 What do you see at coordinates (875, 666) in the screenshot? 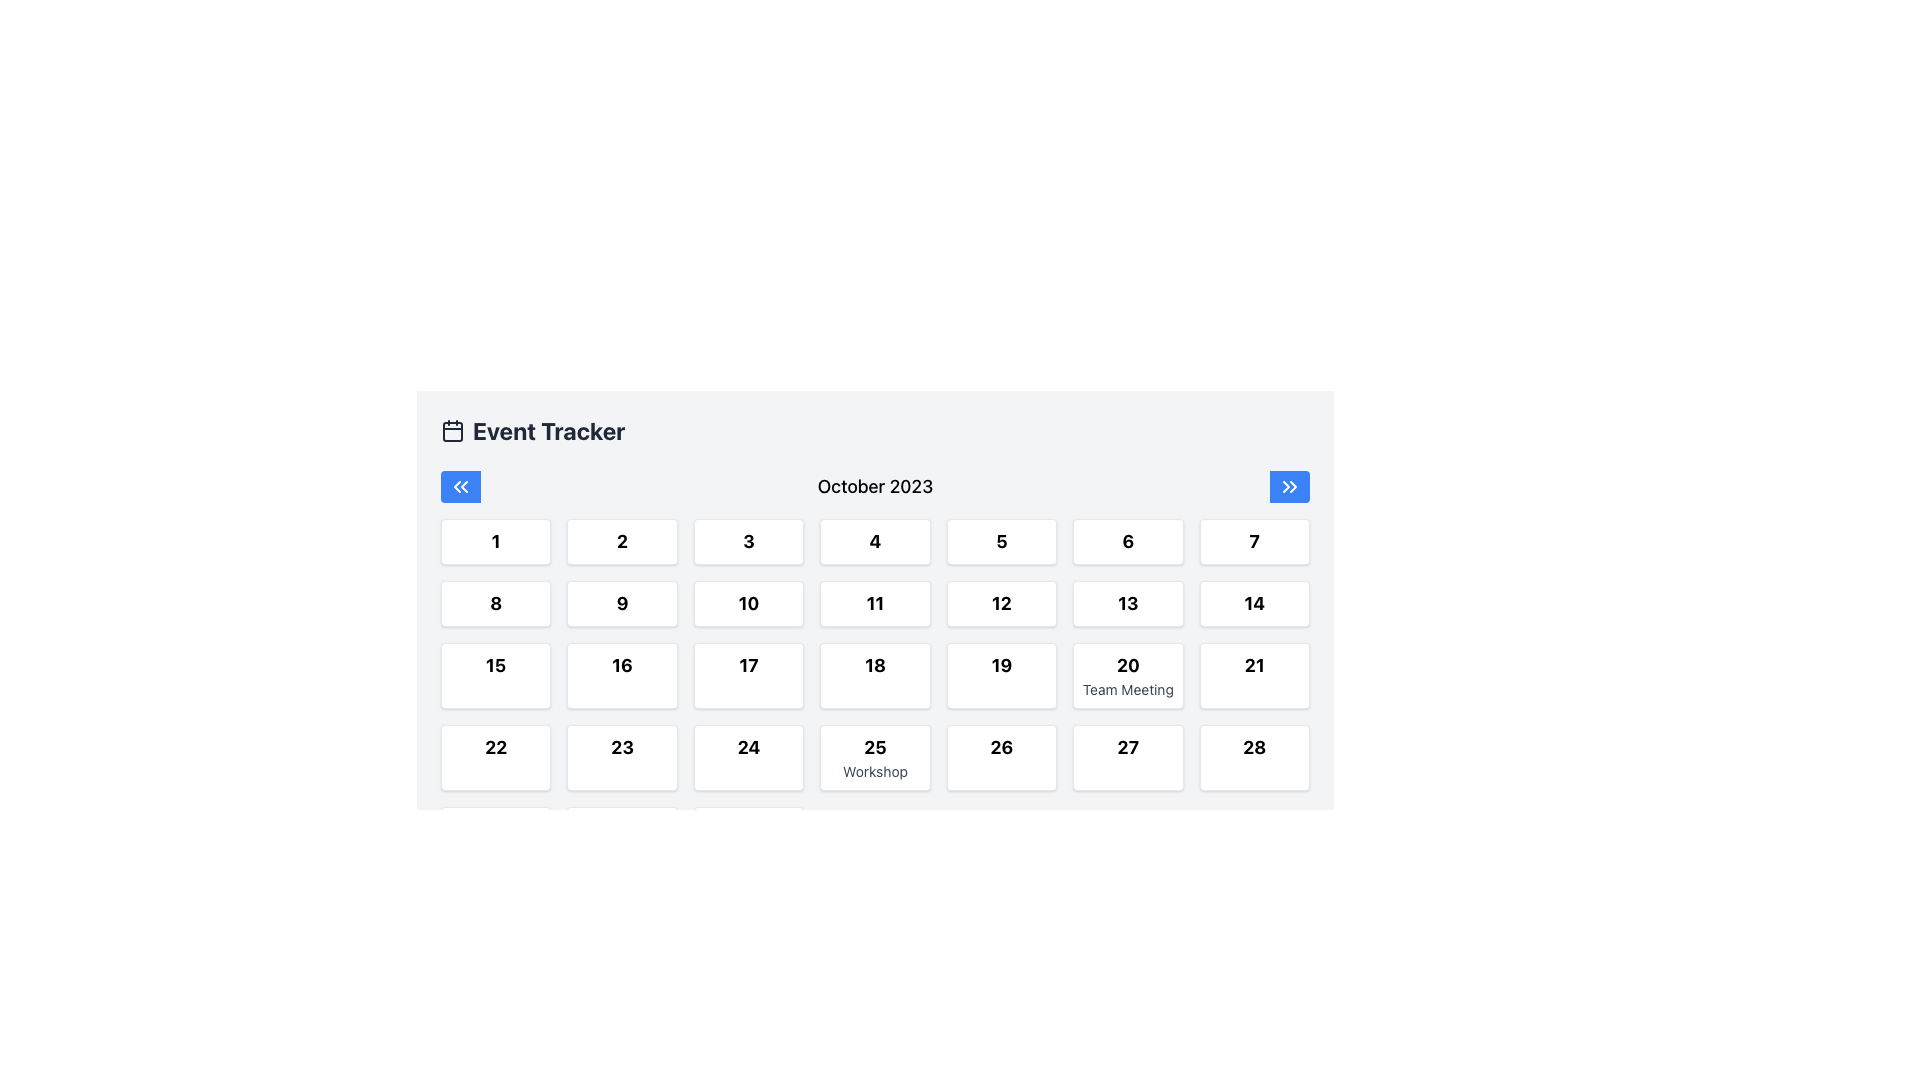
I see `the text representing the calendar day '18' in the visual calendar interface` at bounding box center [875, 666].